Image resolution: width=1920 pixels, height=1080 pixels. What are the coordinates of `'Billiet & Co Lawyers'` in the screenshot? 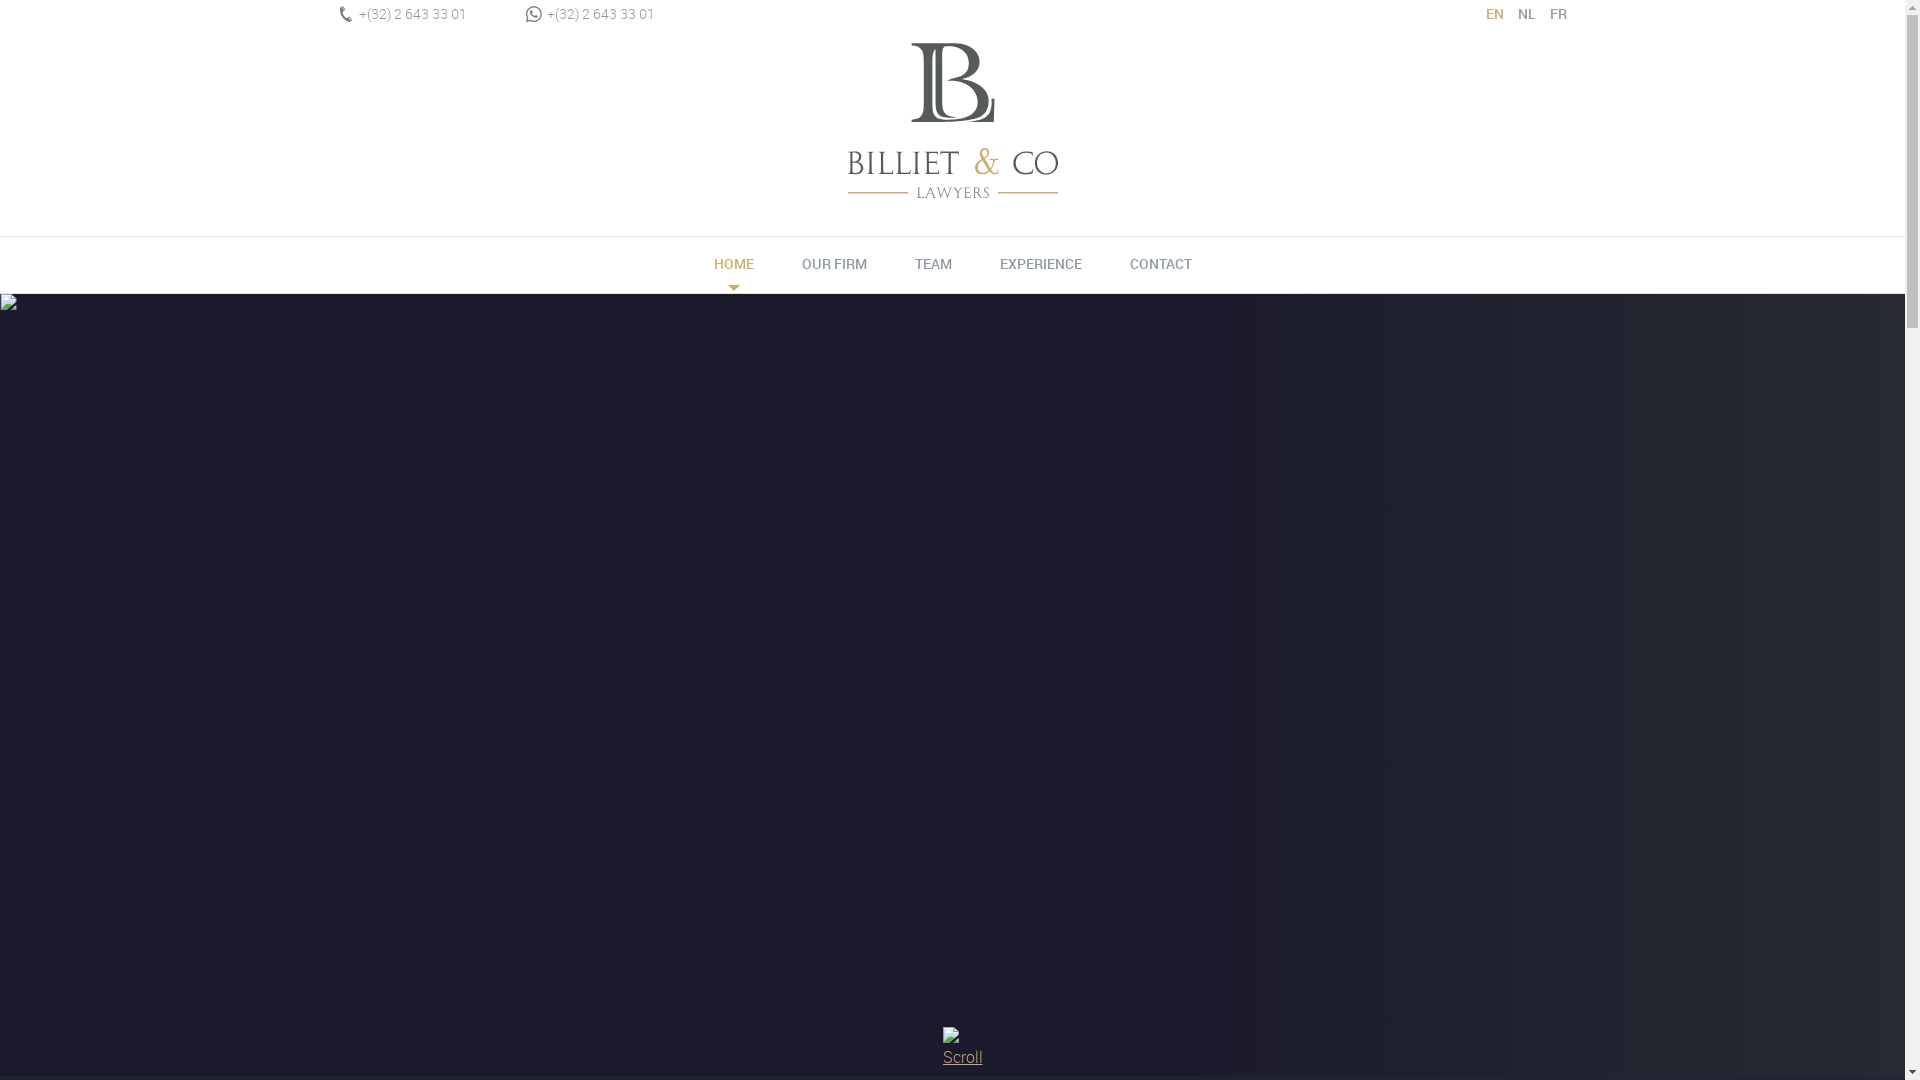 It's located at (950, 125).